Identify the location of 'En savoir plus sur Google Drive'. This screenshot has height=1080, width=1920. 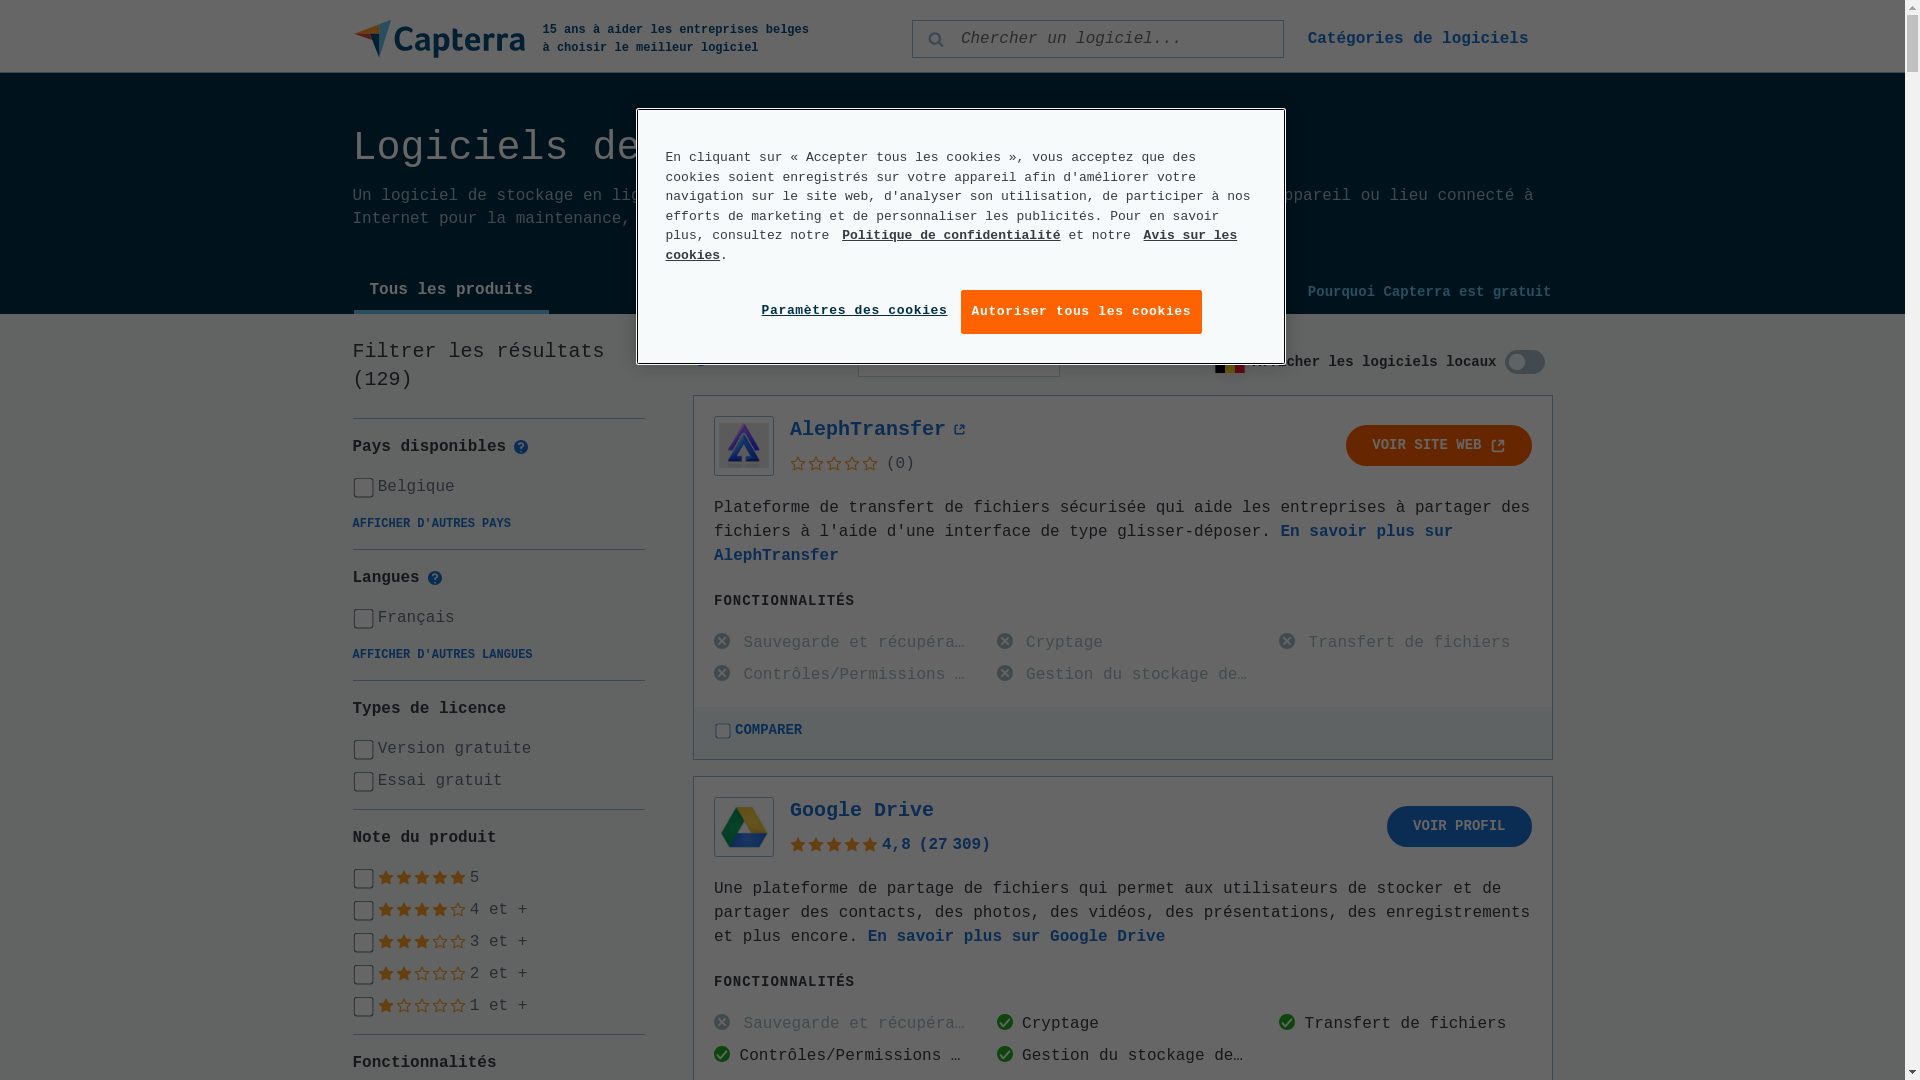
(1017, 937).